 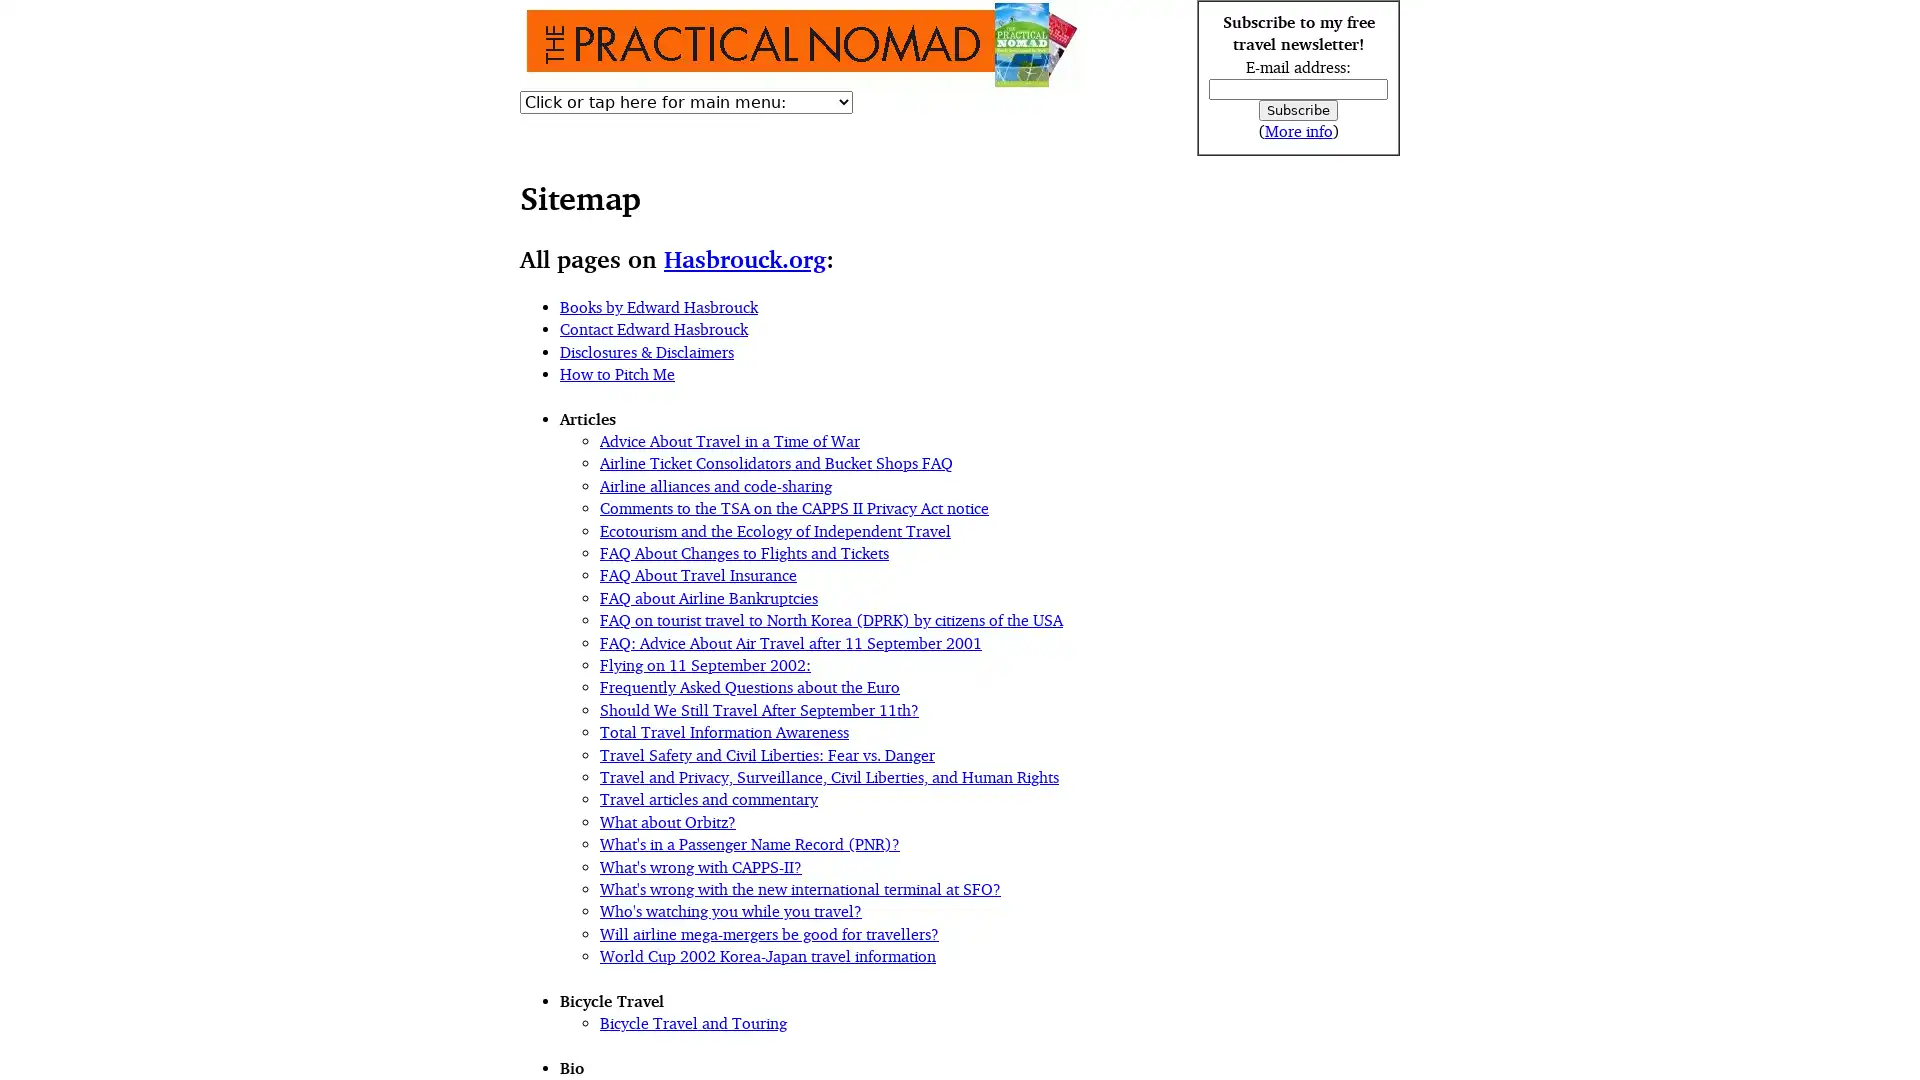 What do you see at coordinates (1298, 110) in the screenshot?
I see `Subscribe` at bounding box center [1298, 110].